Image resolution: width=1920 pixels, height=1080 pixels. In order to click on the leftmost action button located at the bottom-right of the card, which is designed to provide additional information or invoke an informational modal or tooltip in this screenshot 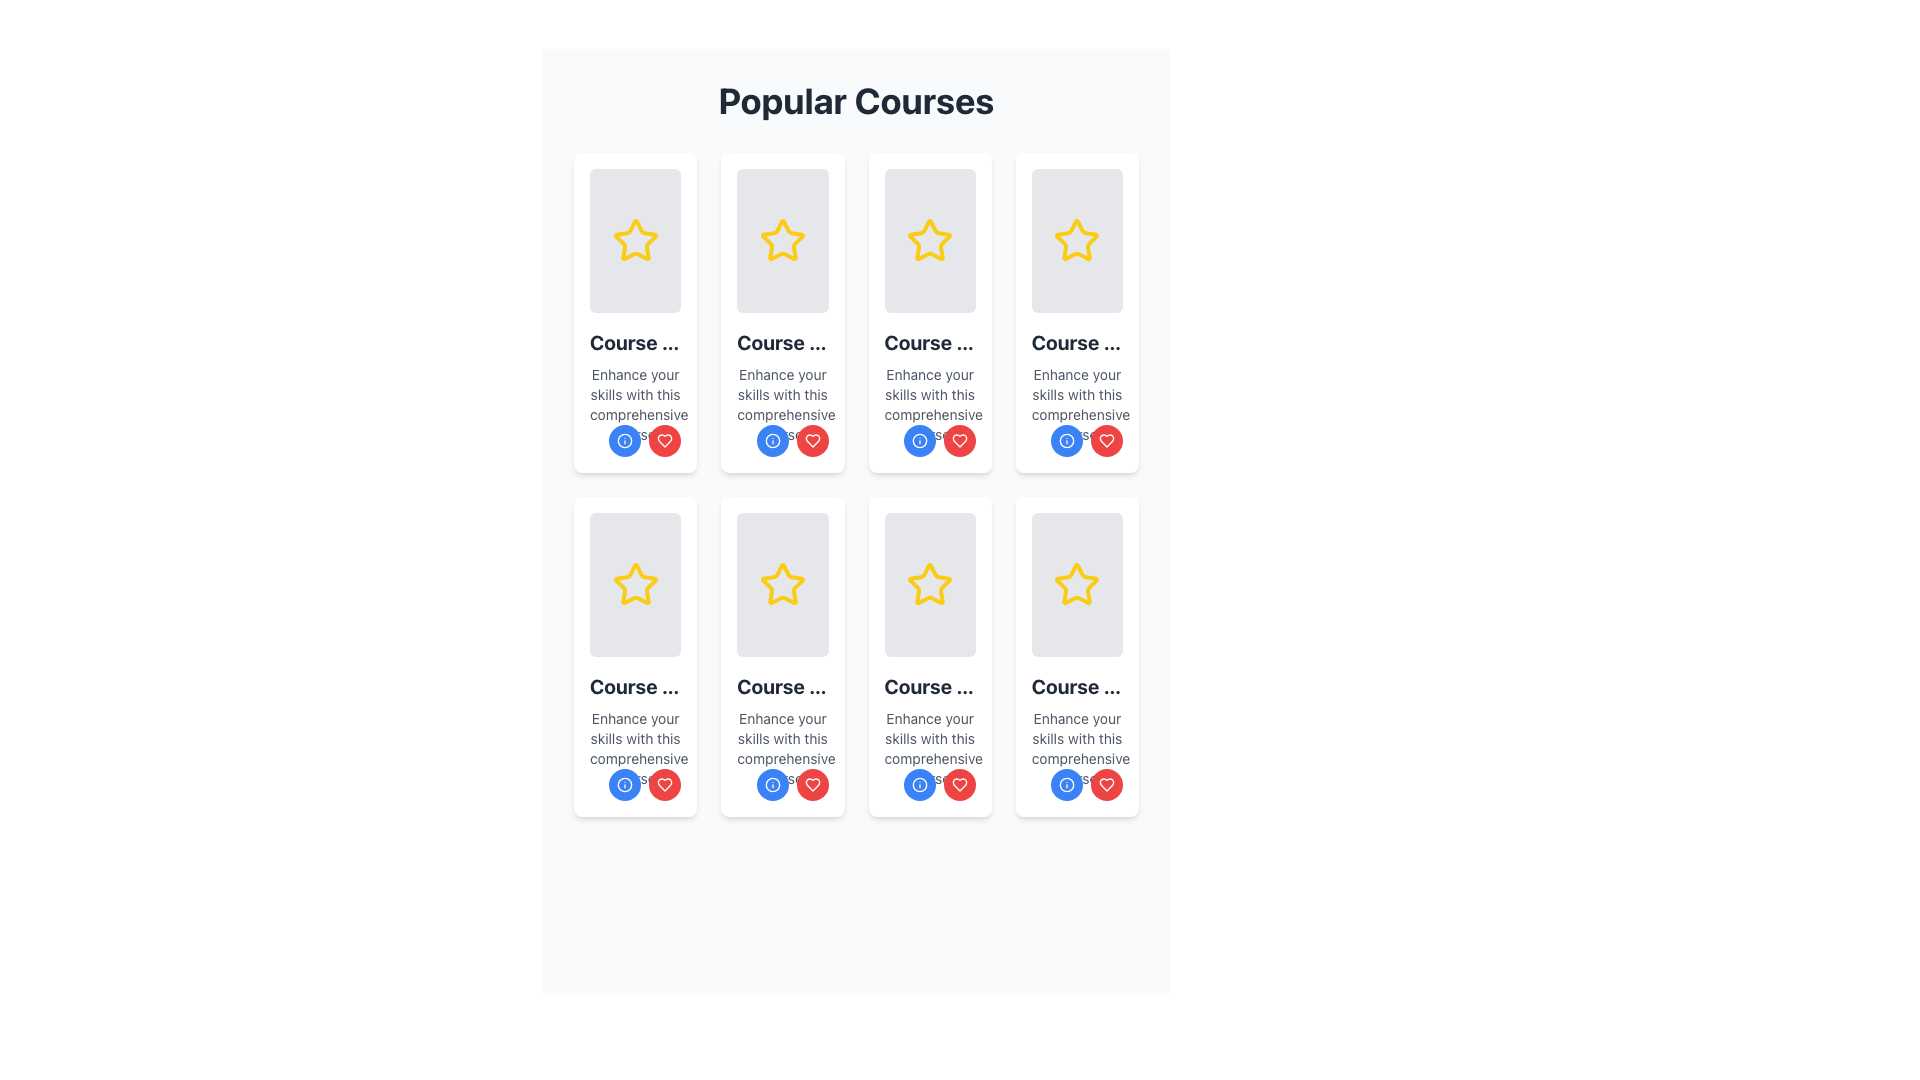, I will do `click(624, 784)`.